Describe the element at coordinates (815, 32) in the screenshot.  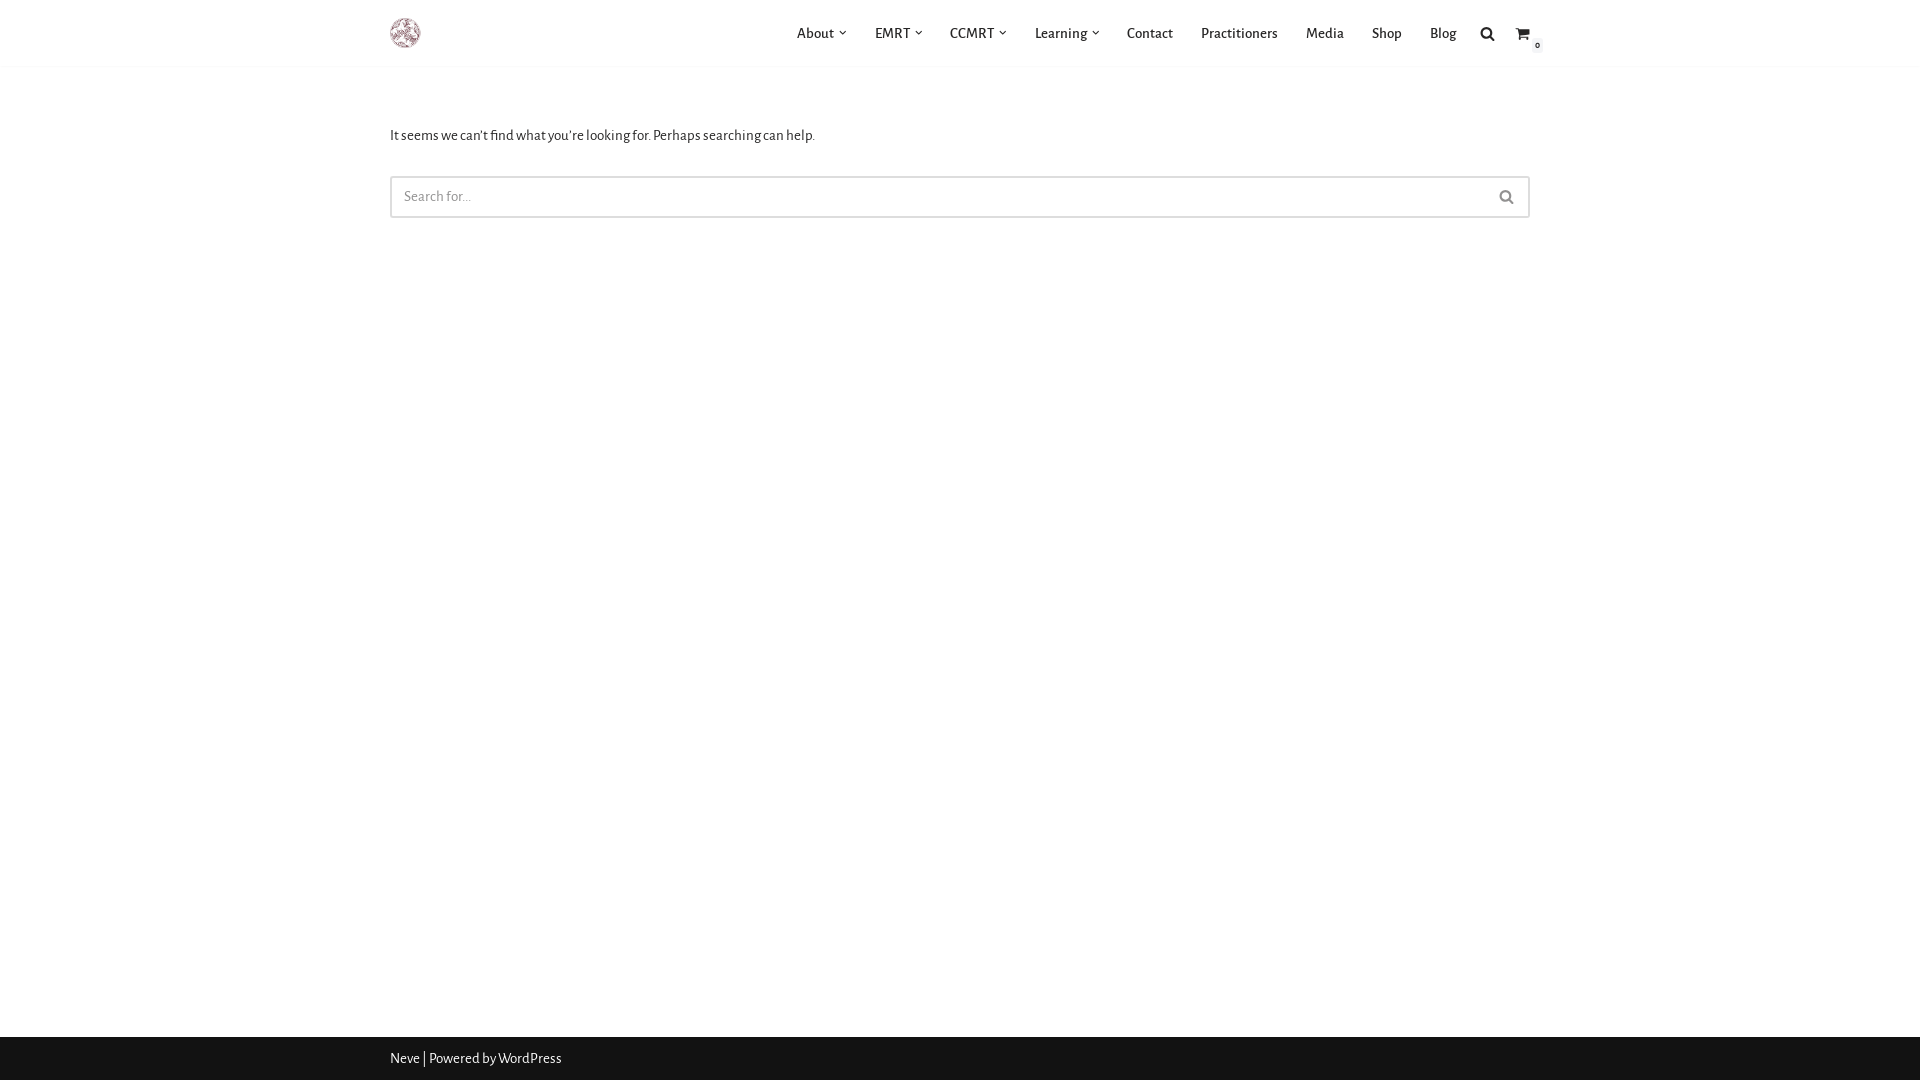
I see `'About'` at that location.